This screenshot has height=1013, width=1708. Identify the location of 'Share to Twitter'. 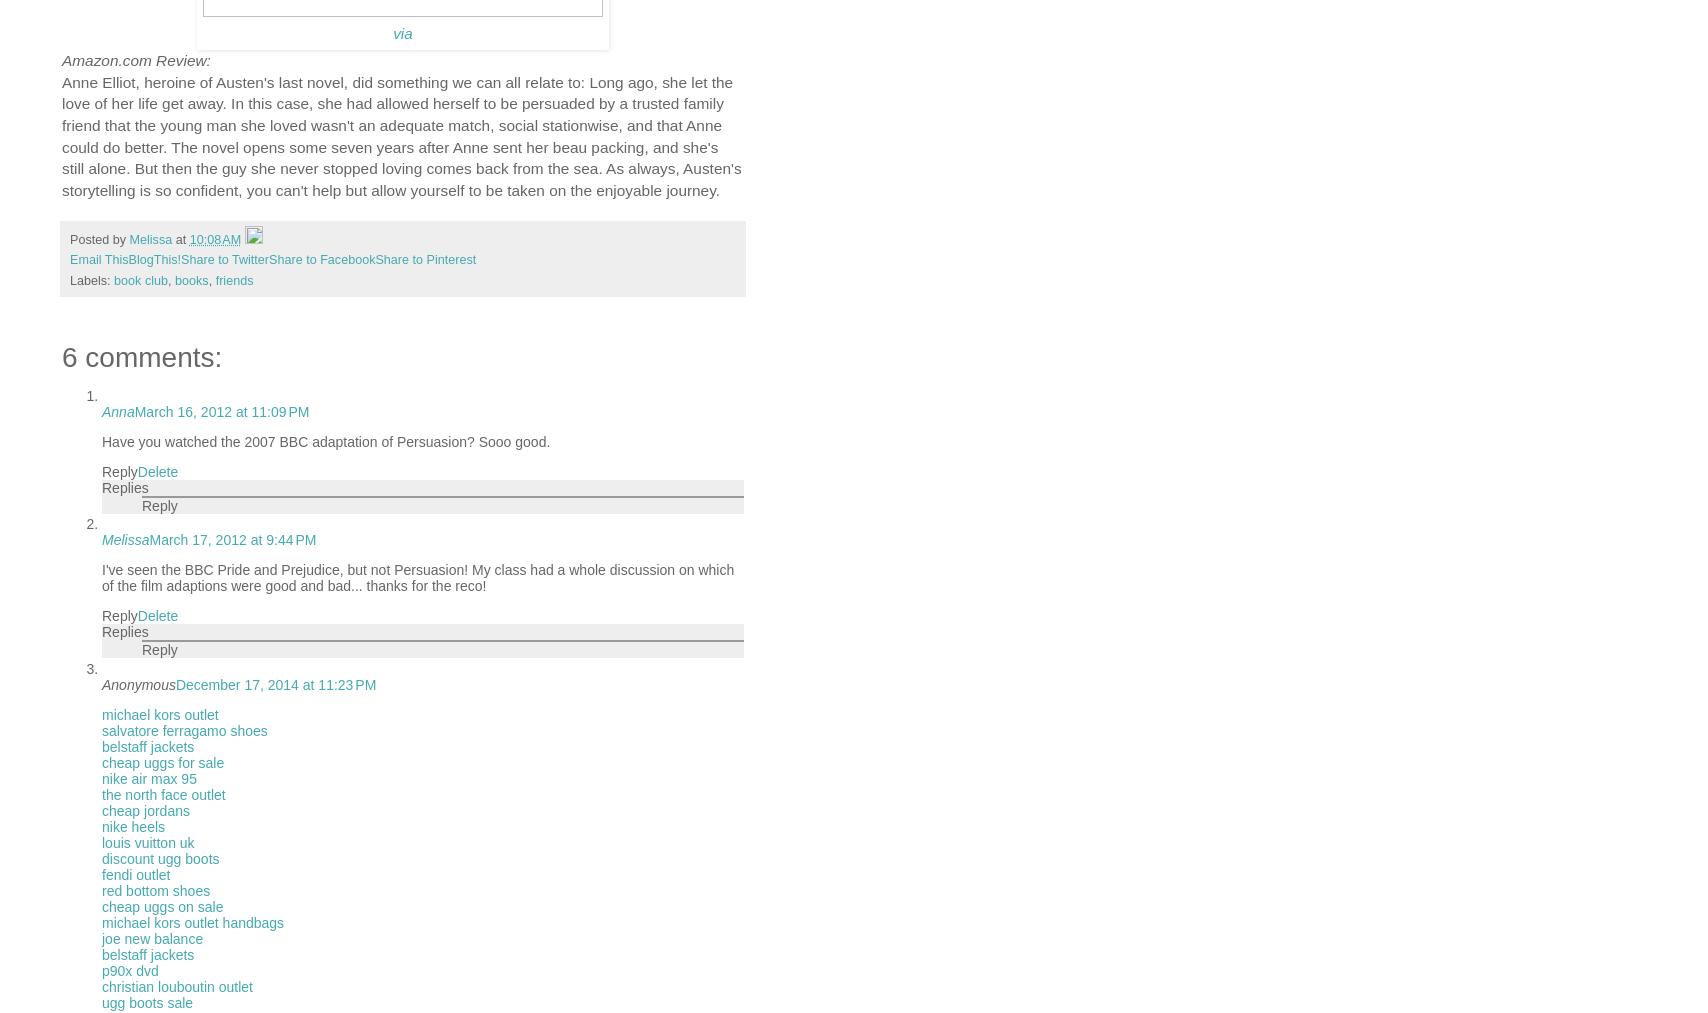
(224, 259).